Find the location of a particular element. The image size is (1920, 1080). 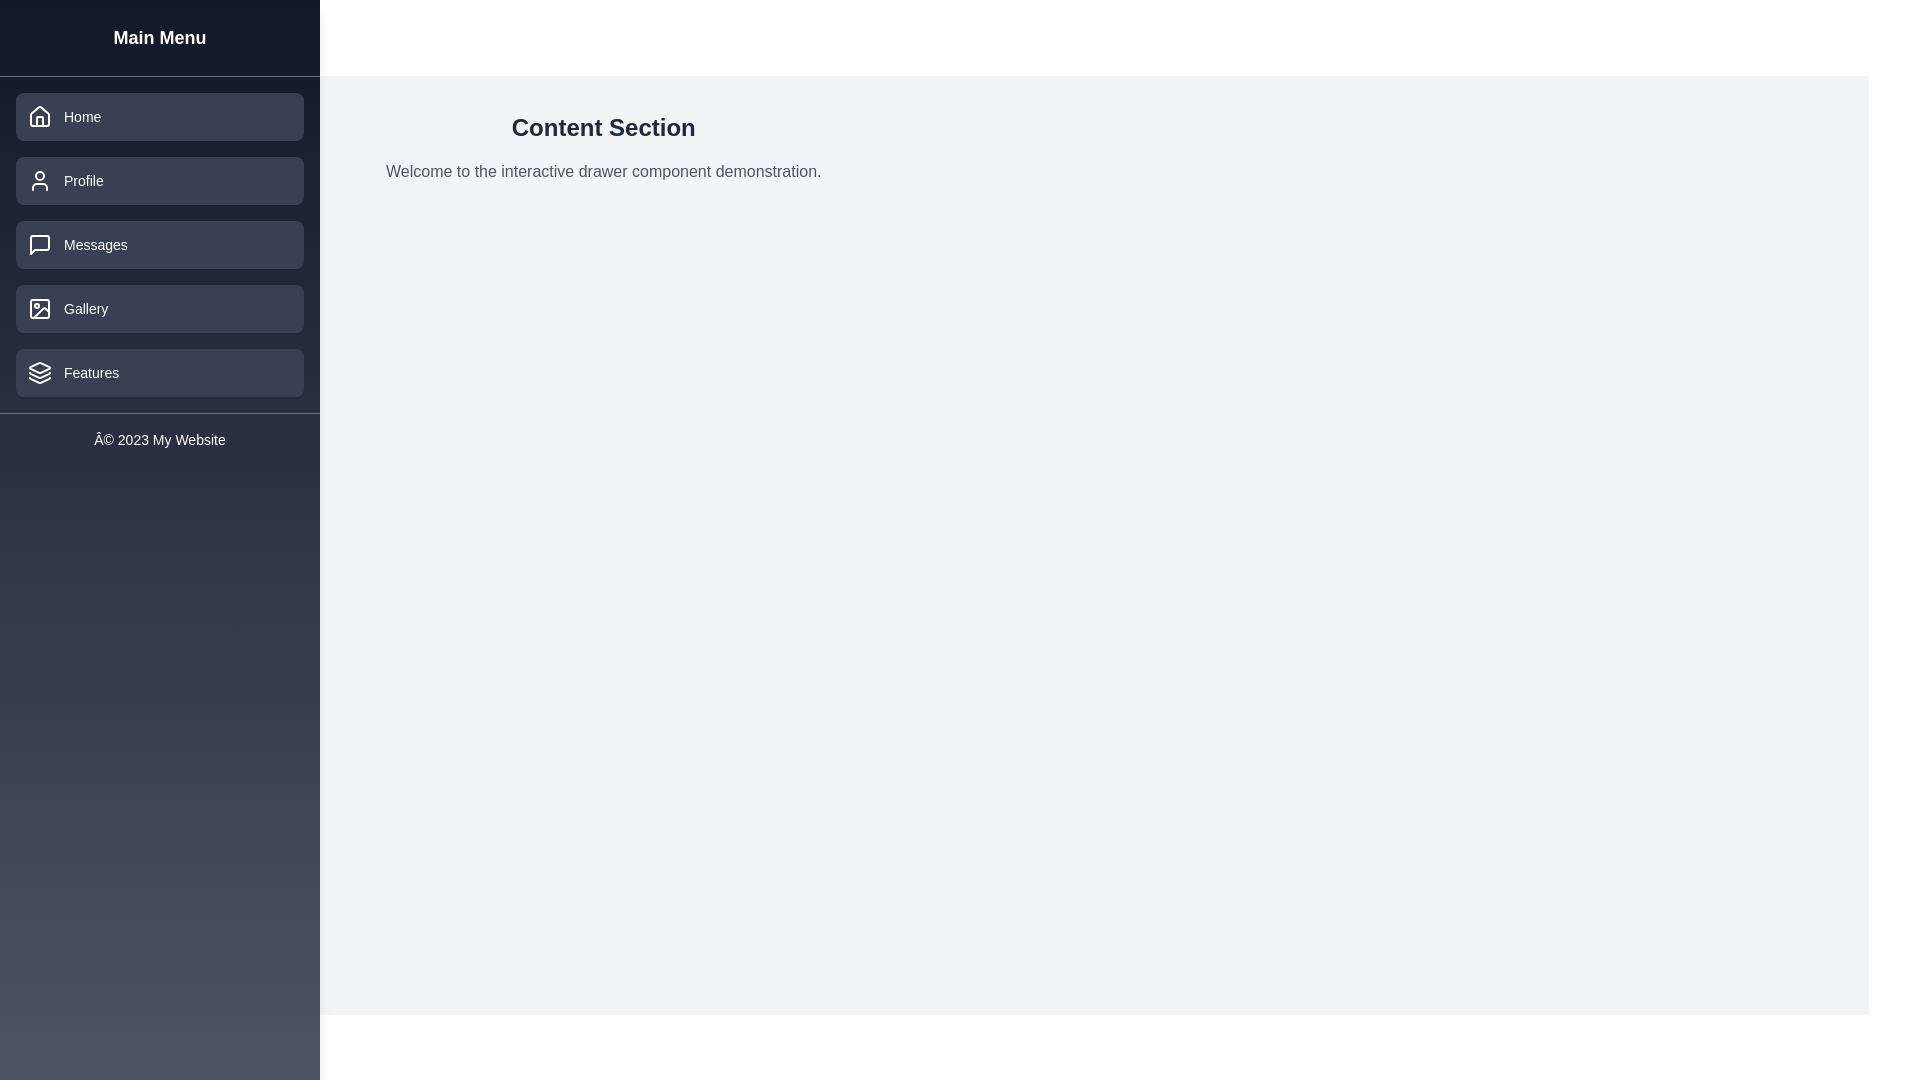

the icon depicting multiple stacked rectangles, which is located to the left of the 'Features' label in the vertical sidebar menu is located at coordinates (39, 373).